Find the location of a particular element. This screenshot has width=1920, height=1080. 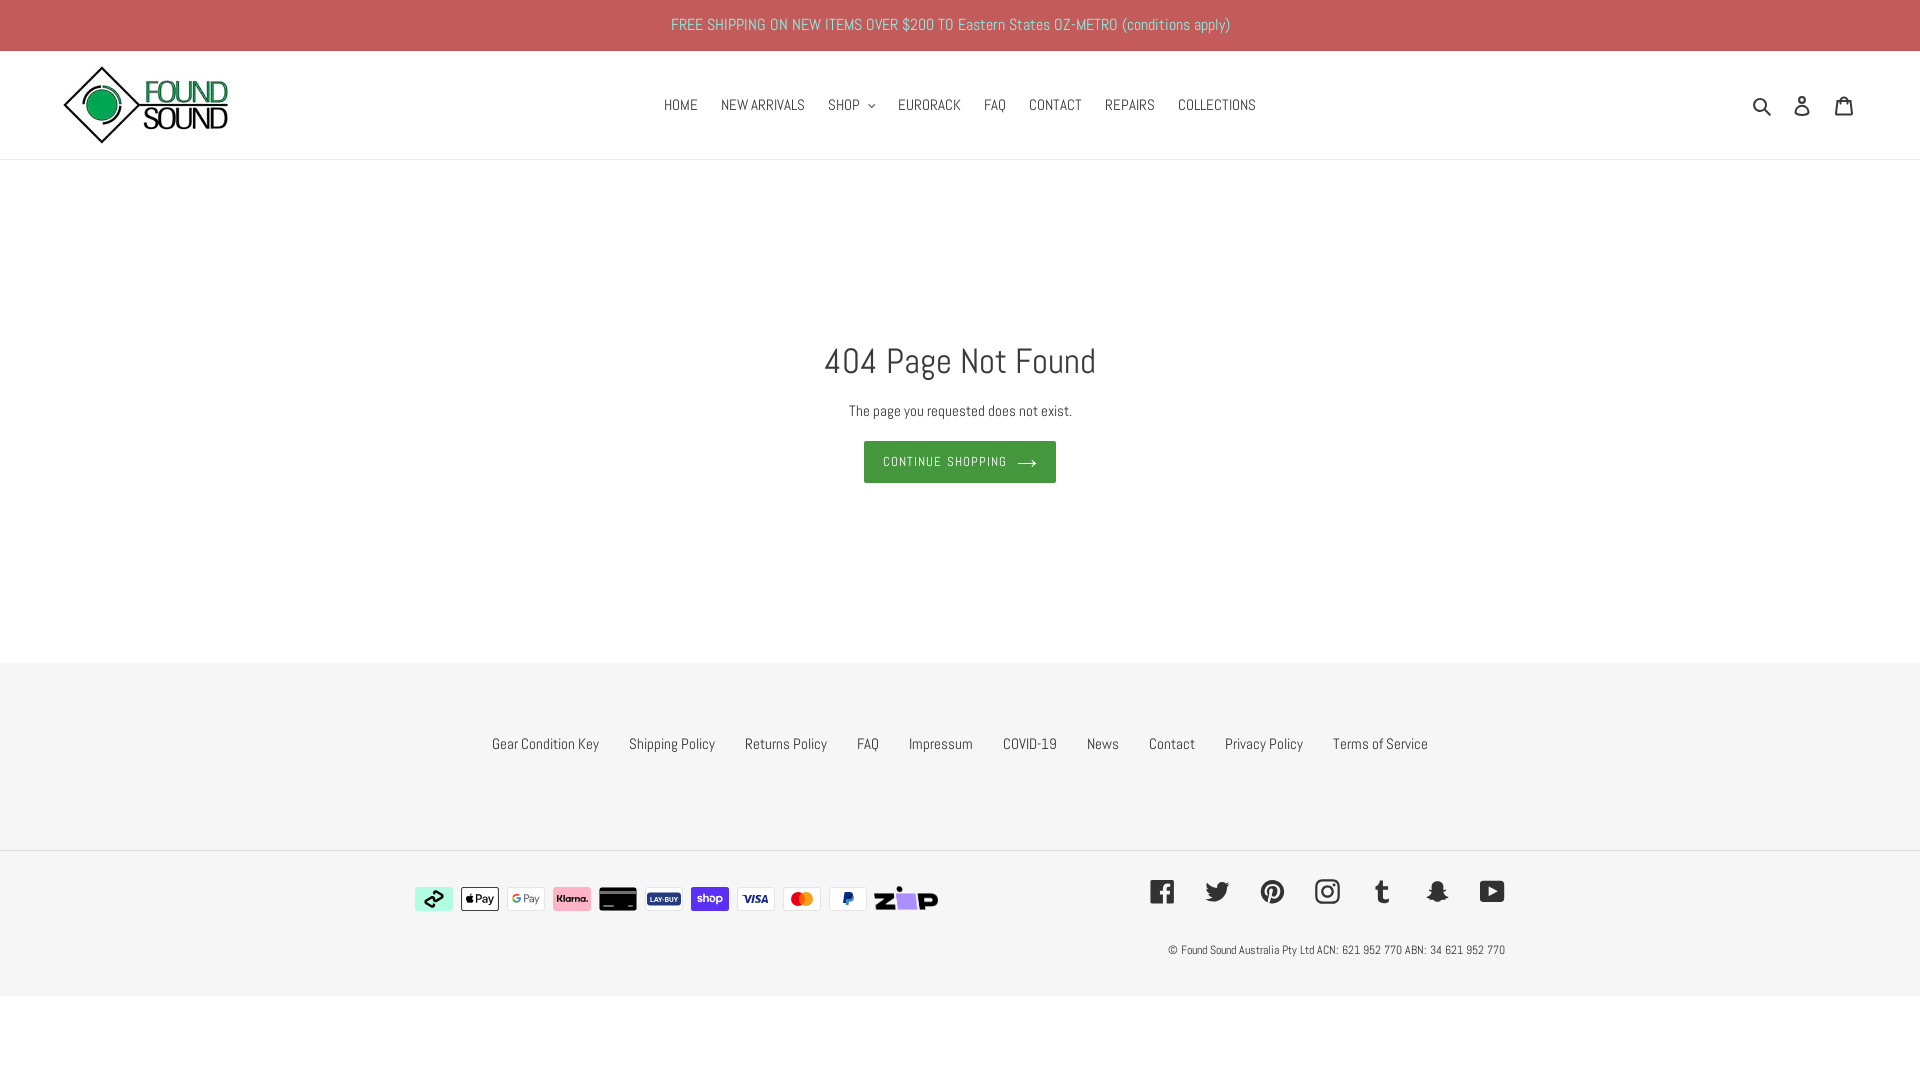

'COLLECTIONS' is located at coordinates (1216, 105).